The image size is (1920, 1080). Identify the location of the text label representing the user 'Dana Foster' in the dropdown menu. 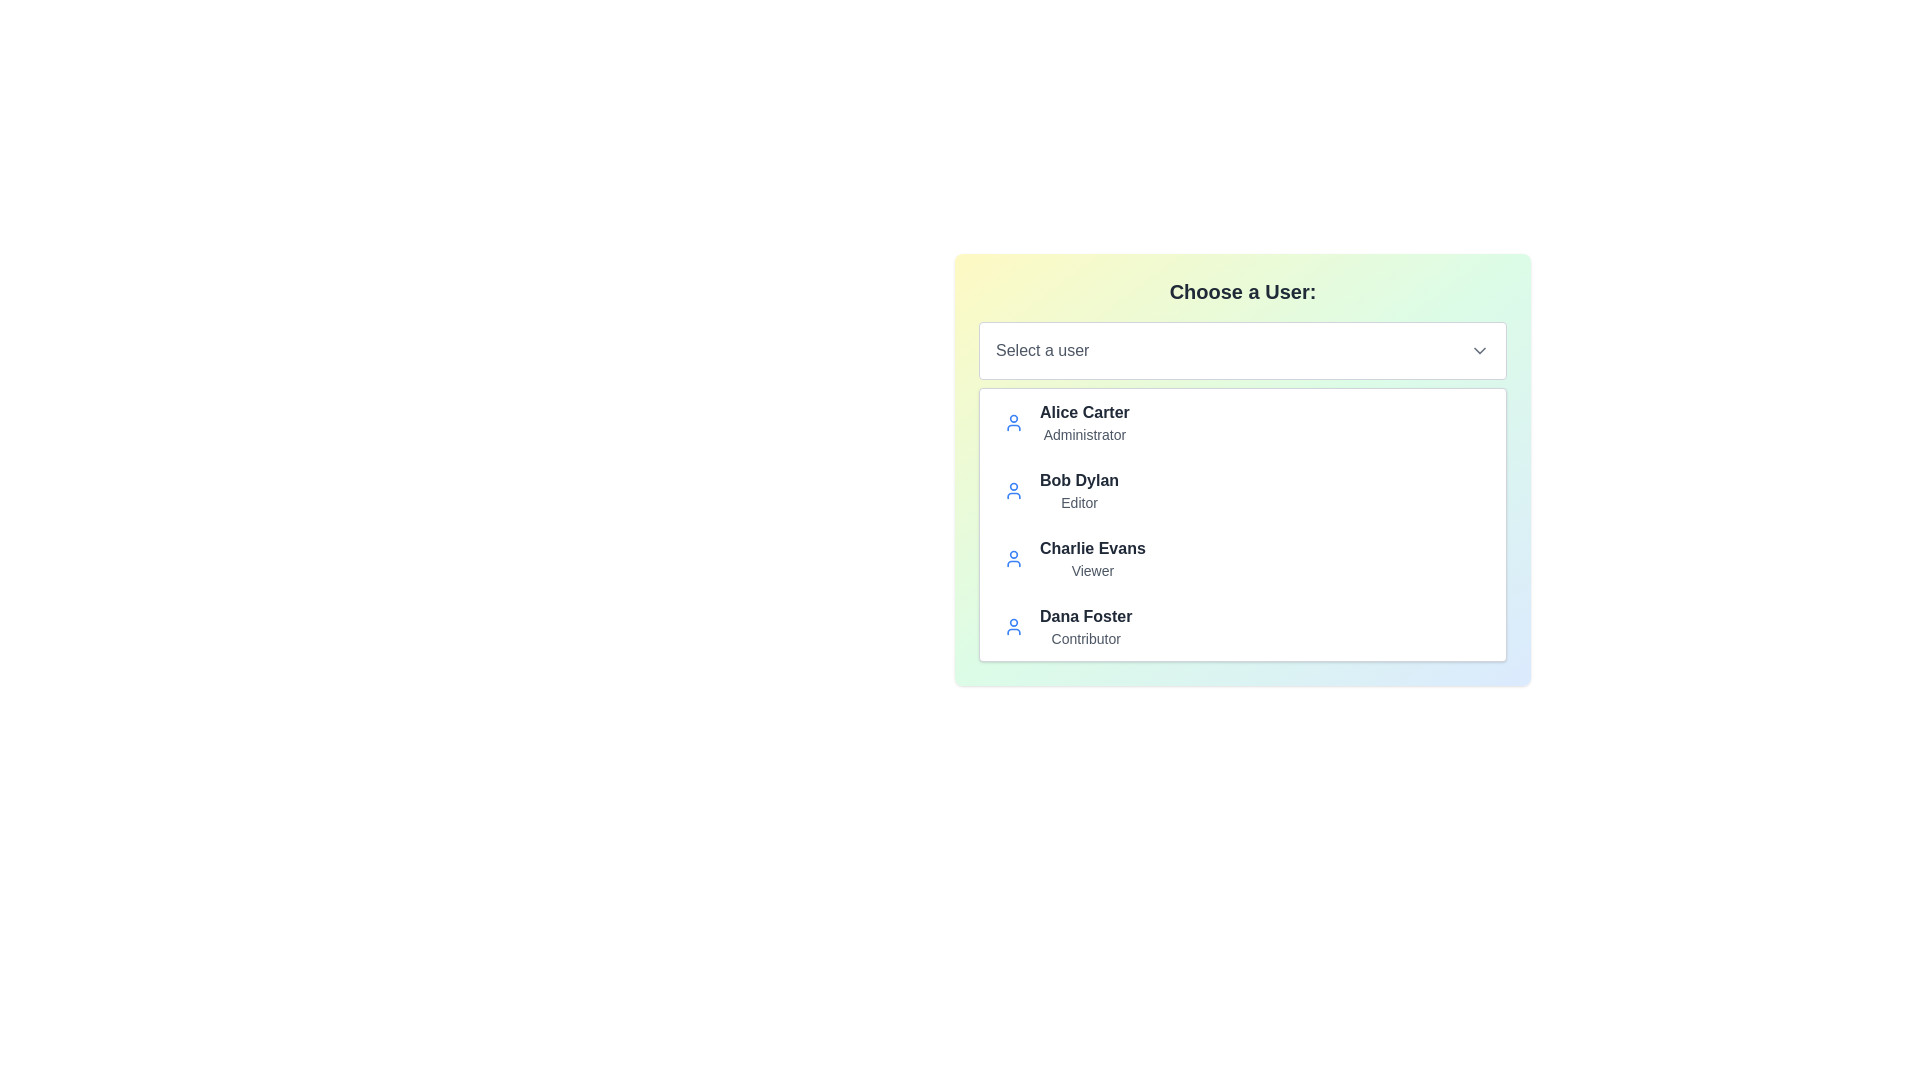
(1085, 616).